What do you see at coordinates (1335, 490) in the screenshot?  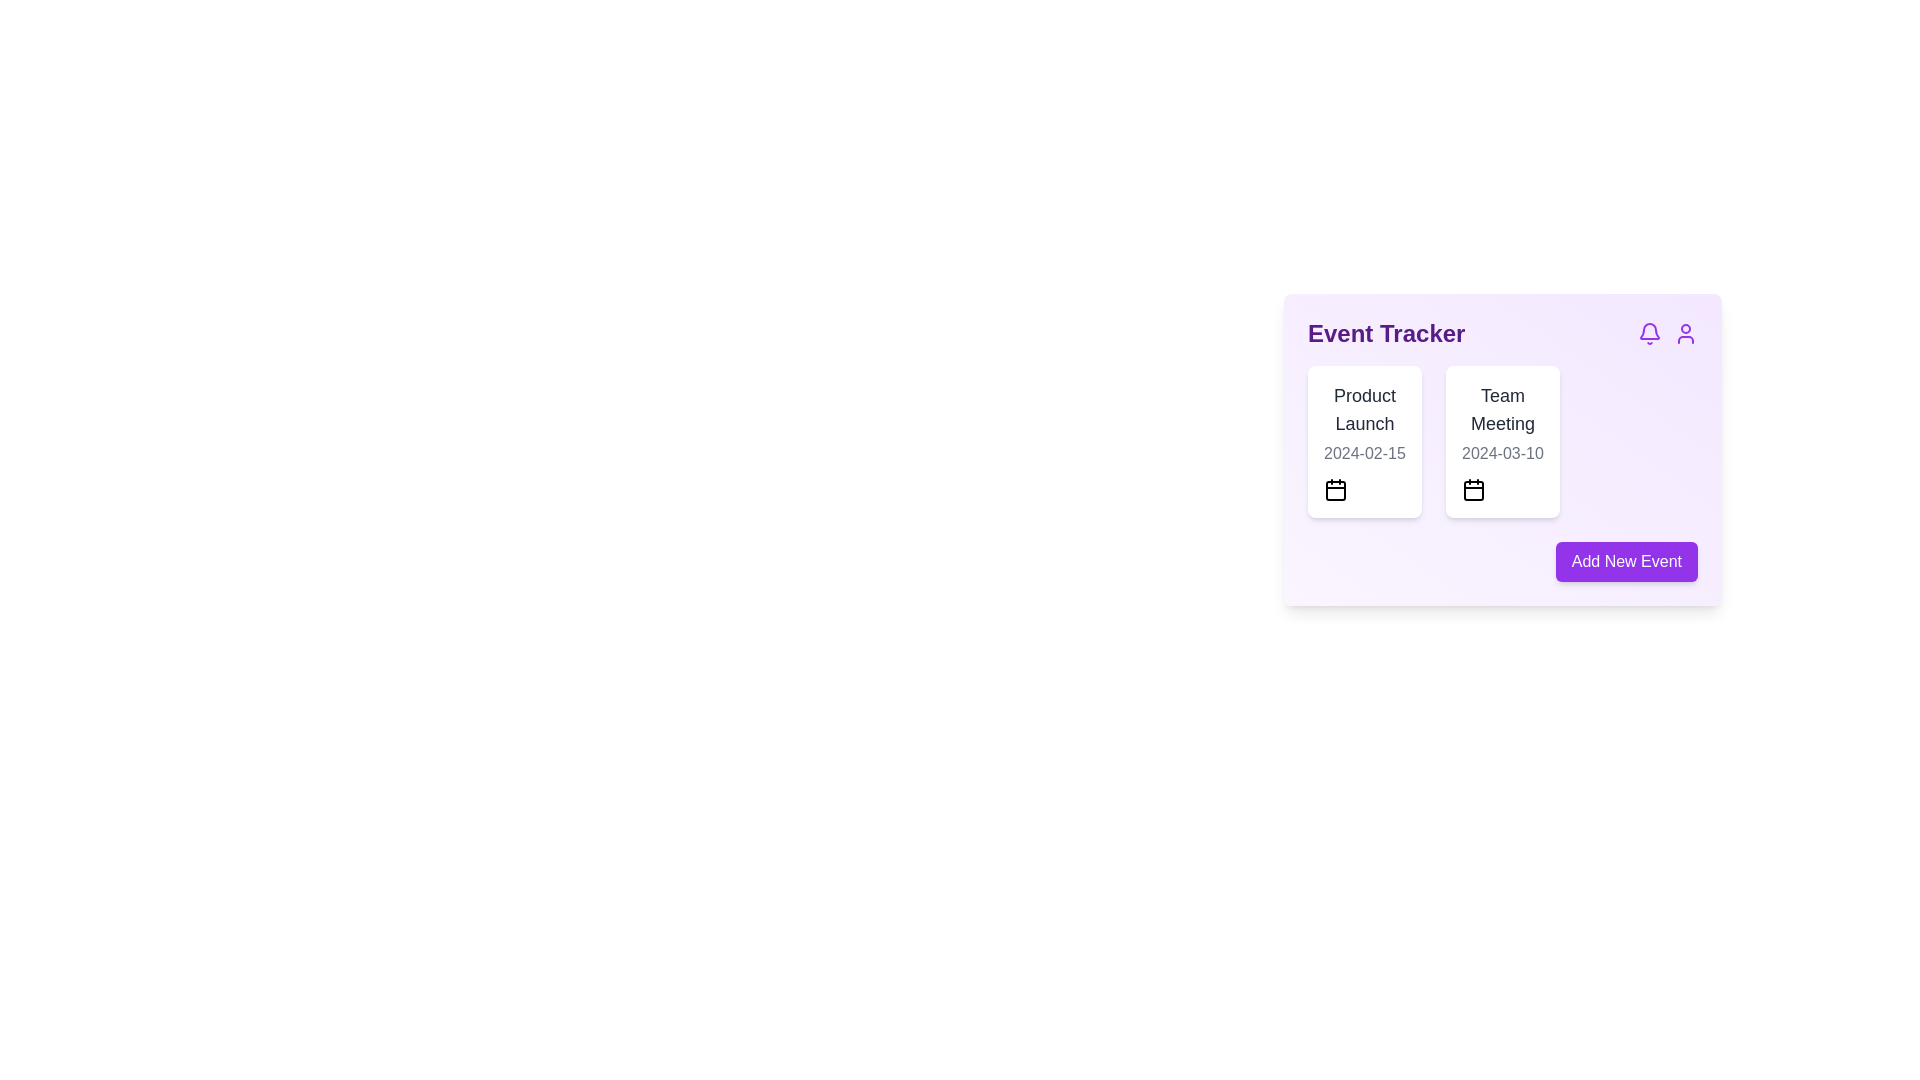 I see `the rounded rectangle within the calendar icon that forms the body of the calendar next to the 'Product Launch' event` at bounding box center [1335, 490].